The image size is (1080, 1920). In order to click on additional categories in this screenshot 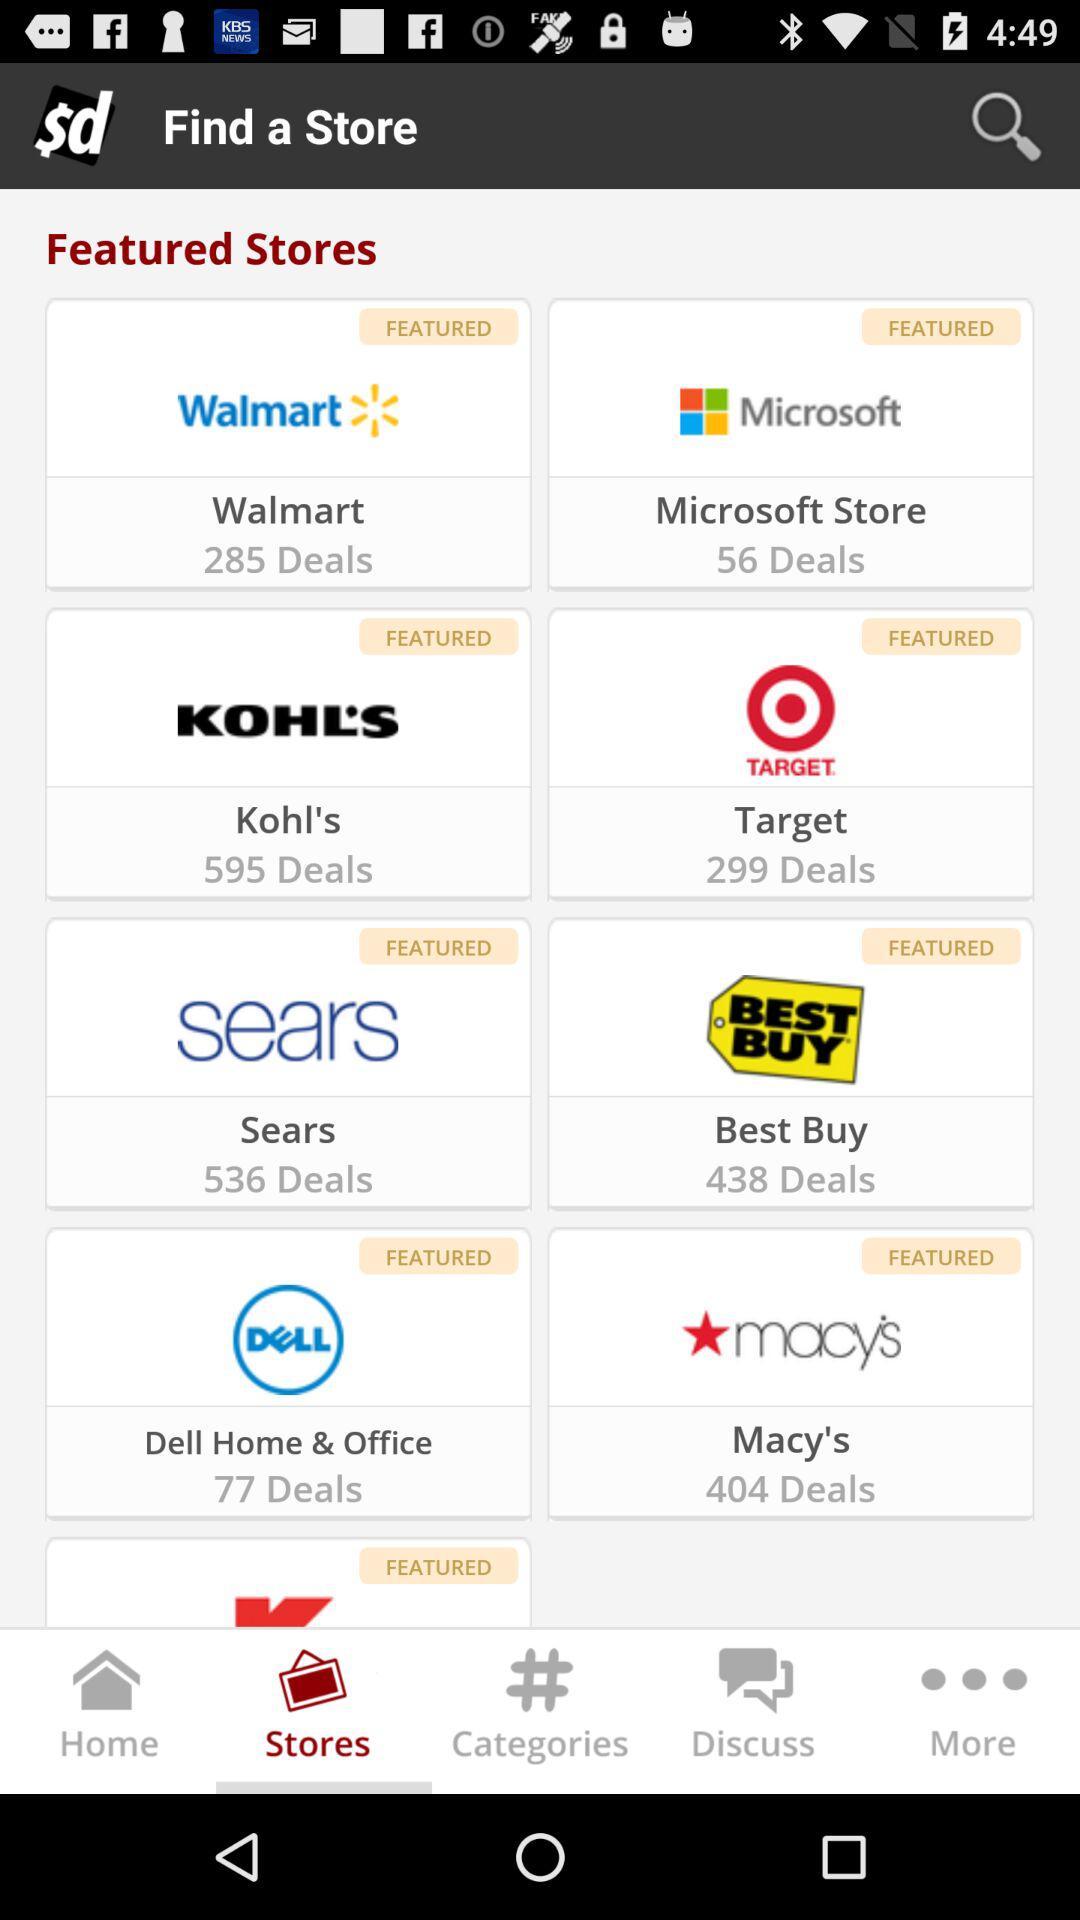, I will do `click(970, 1714)`.